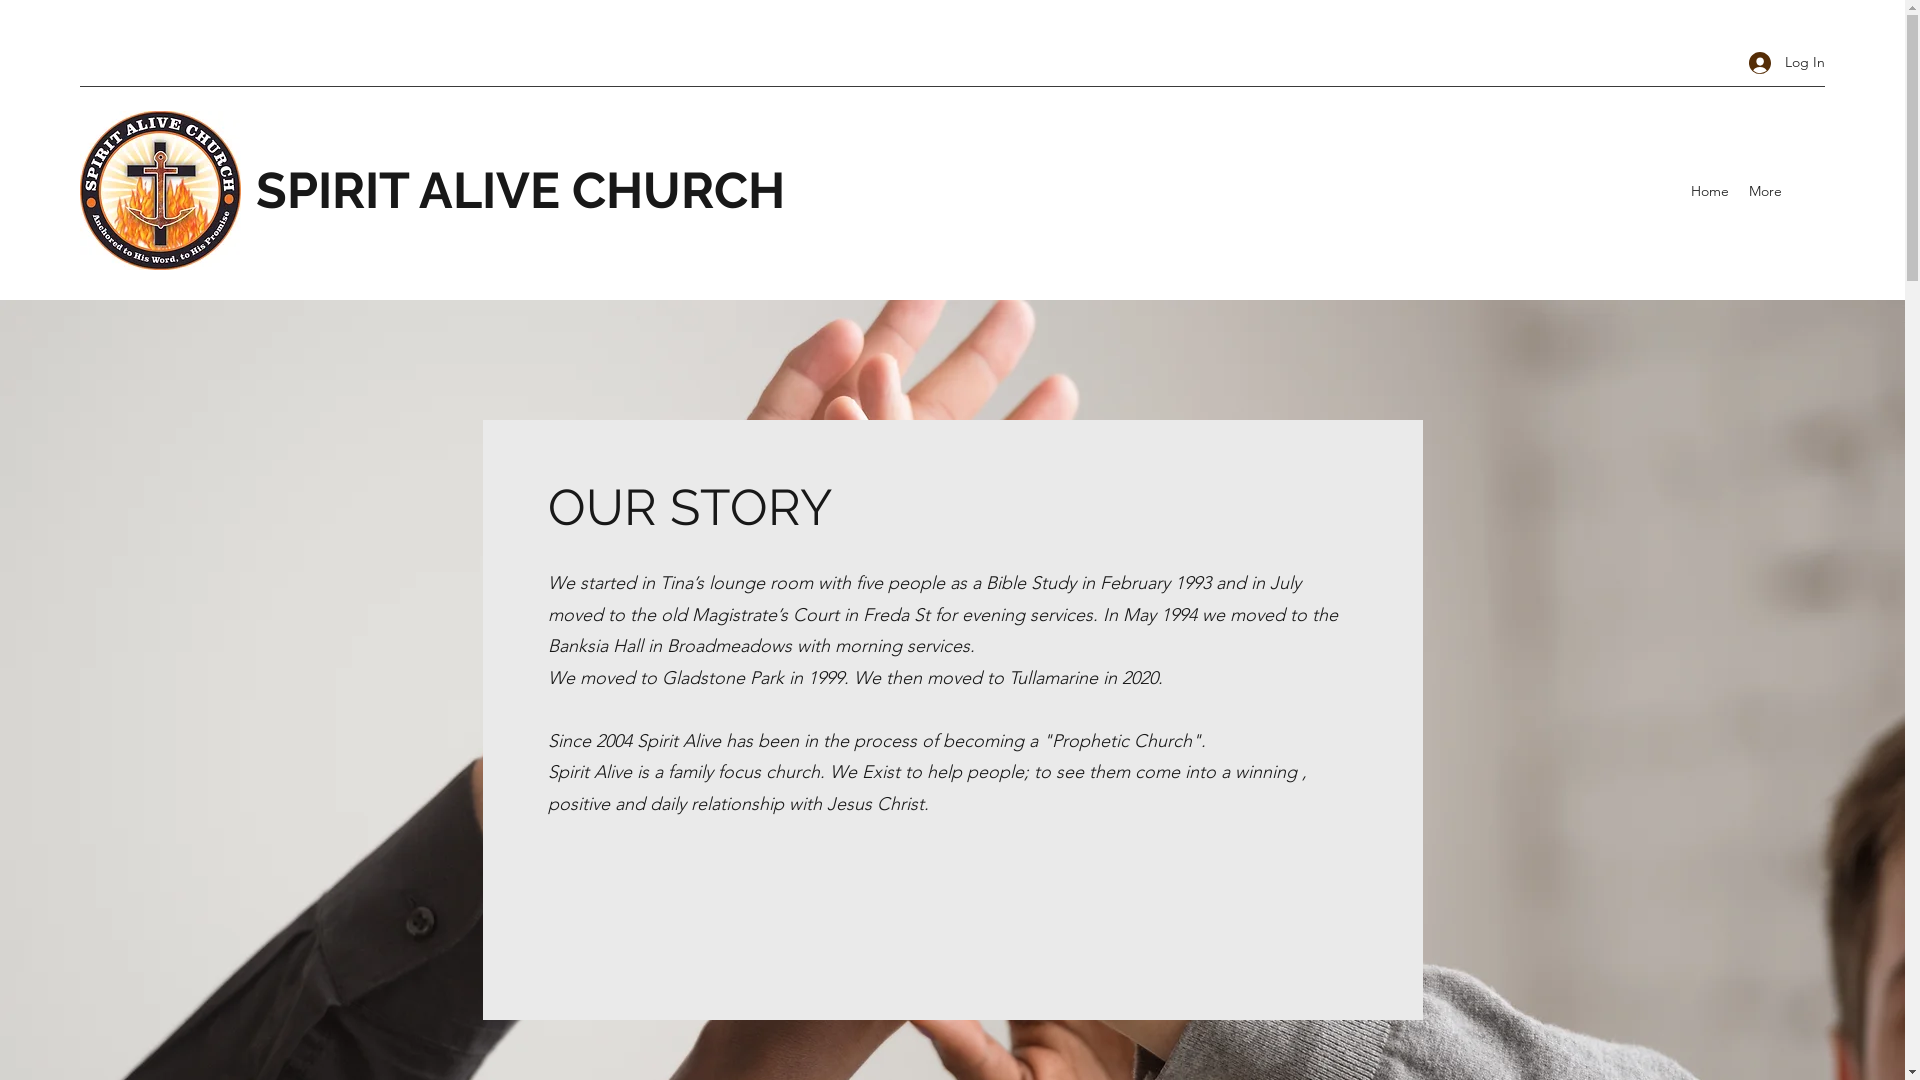 Image resolution: width=1920 pixels, height=1080 pixels. What do you see at coordinates (1780, 61) in the screenshot?
I see `'Log In'` at bounding box center [1780, 61].